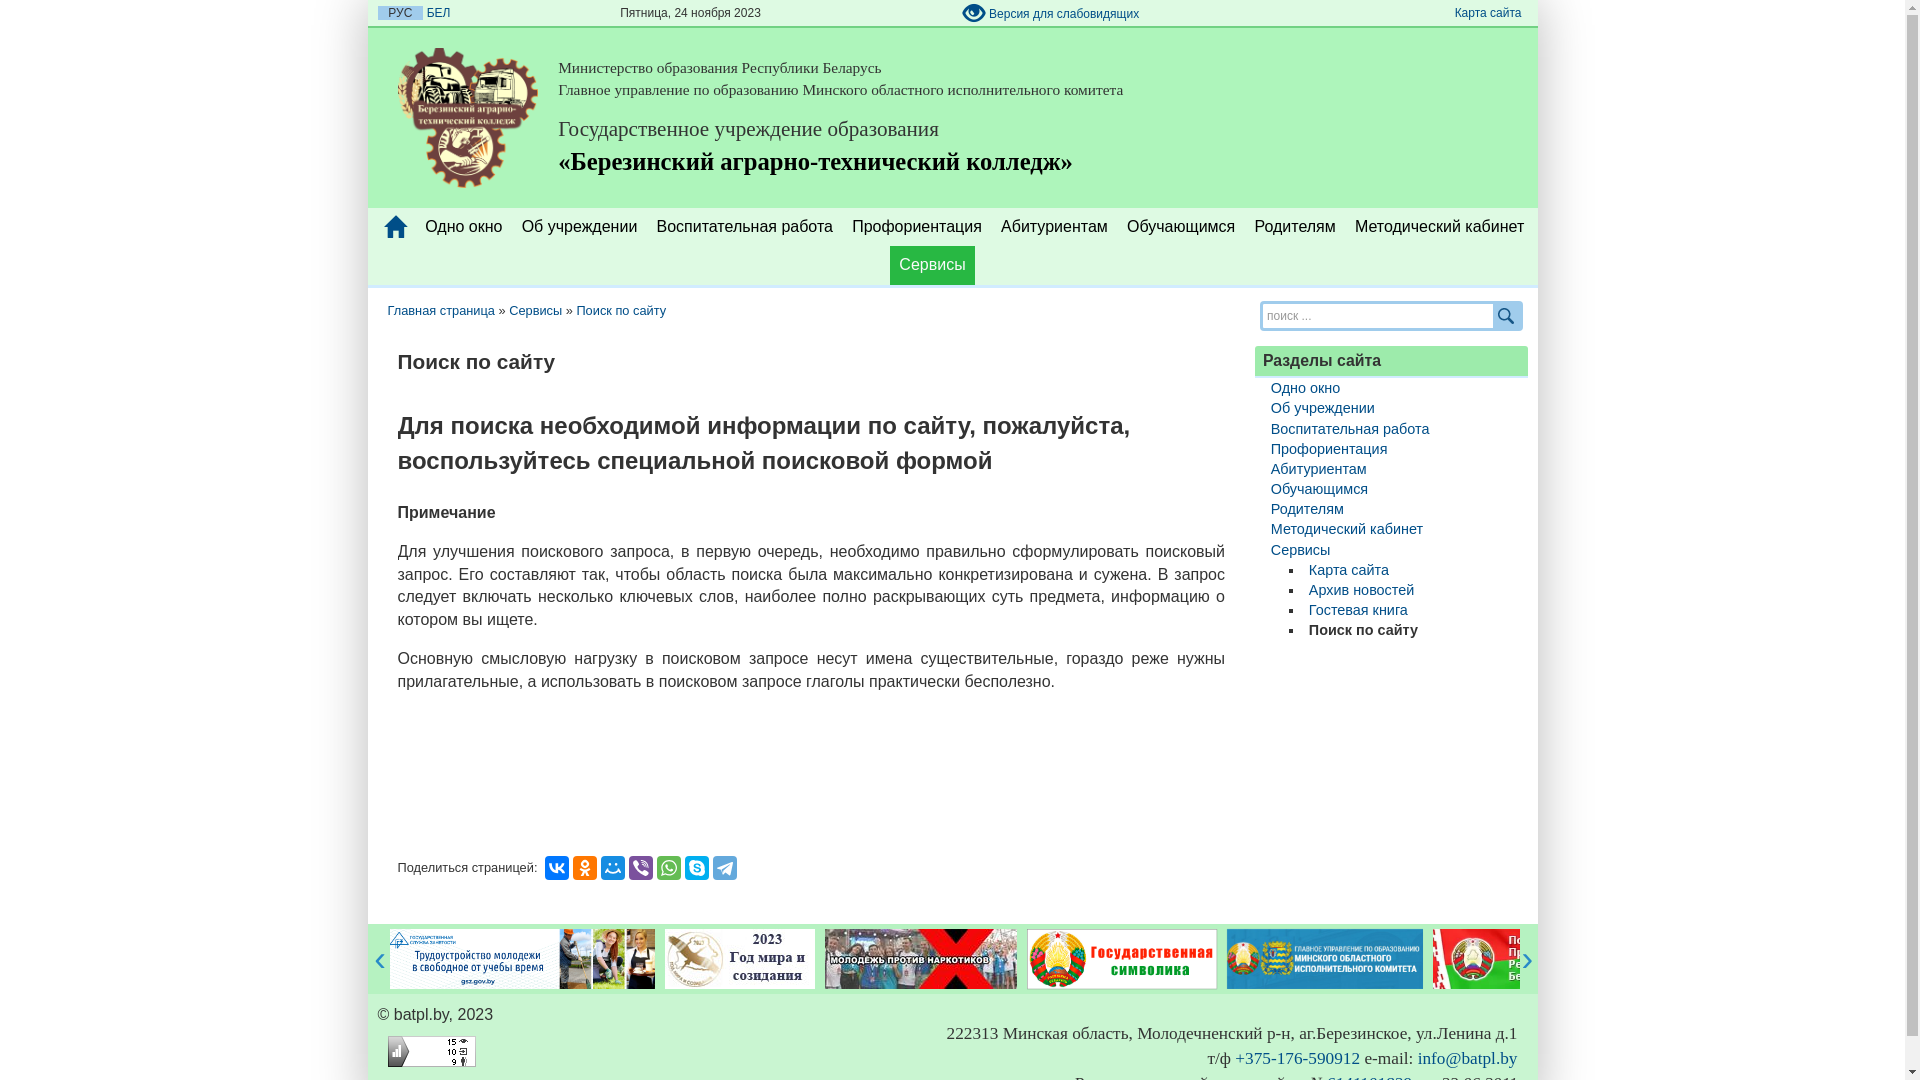 This screenshot has width=1920, height=1080. What do you see at coordinates (641, 866) in the screenshot?
I see `'Viber'` at bounding box center [641, 866].